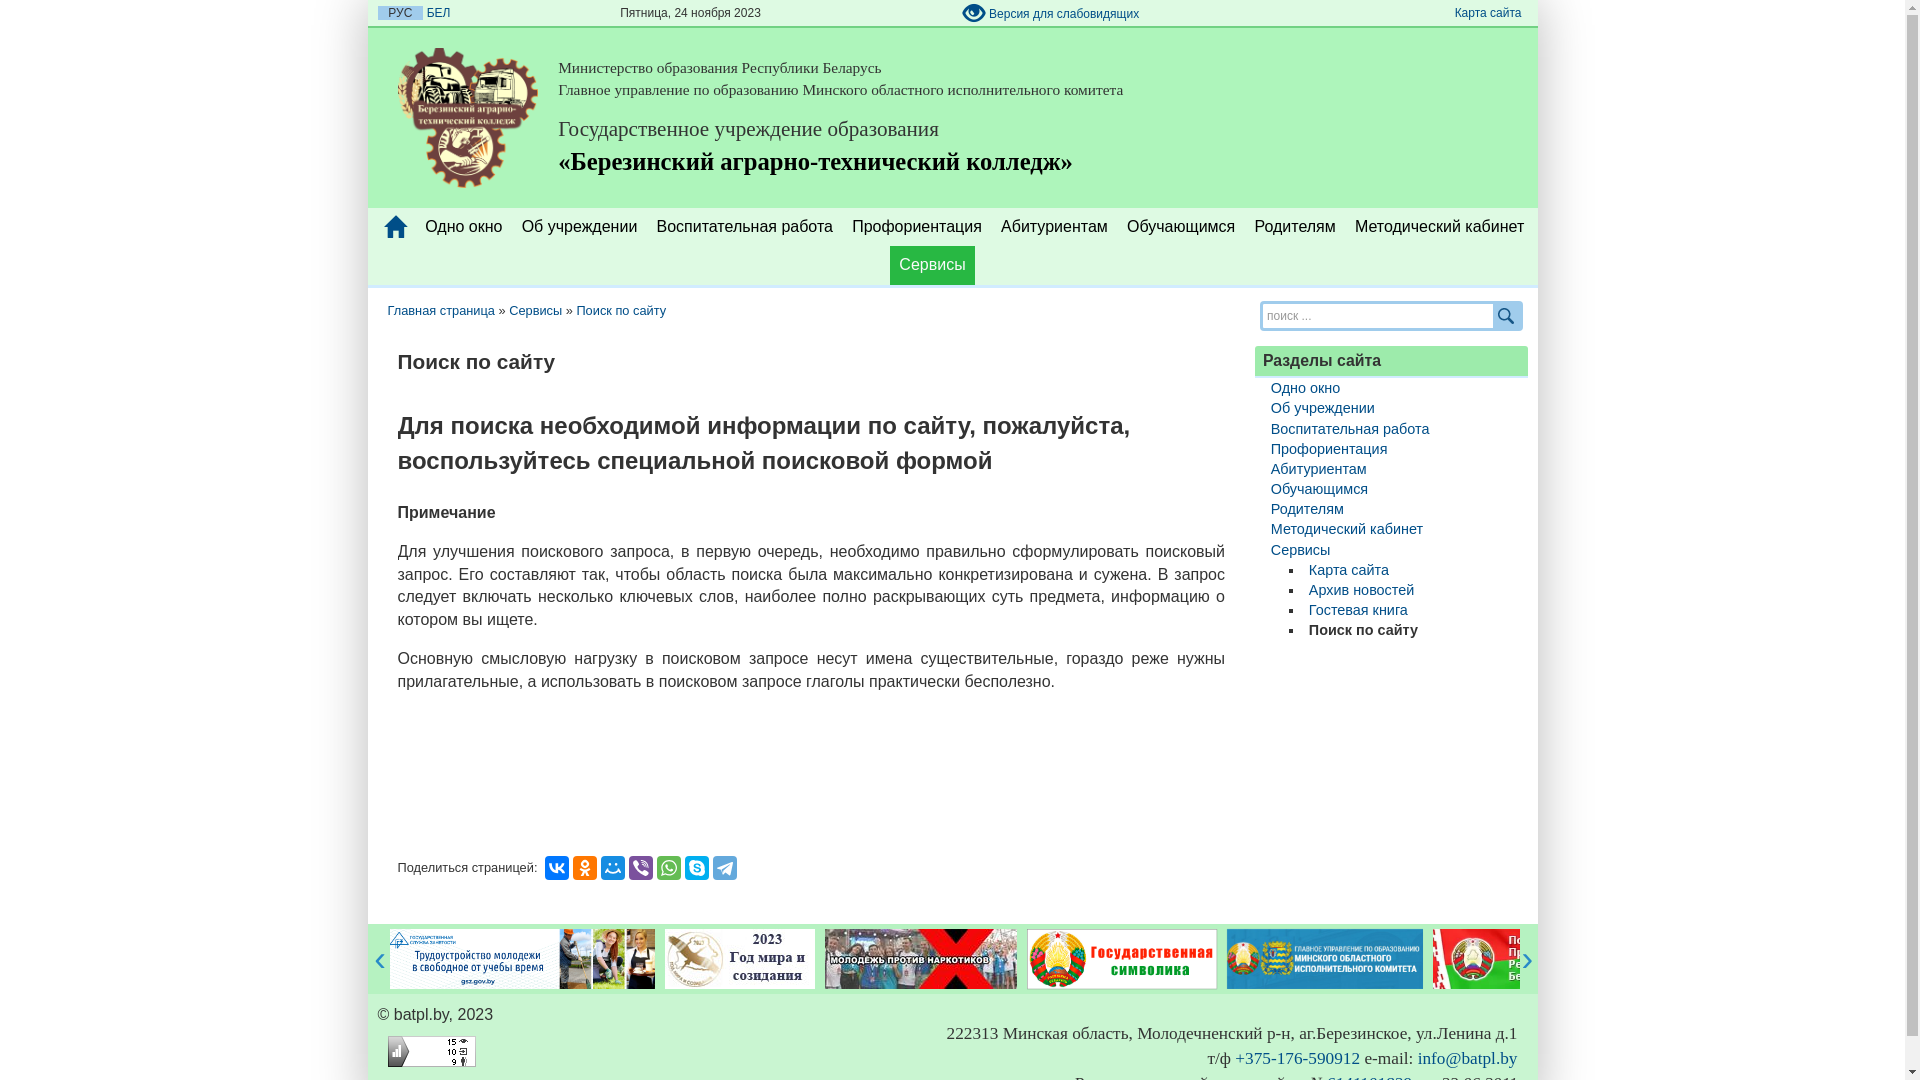 This screenshot has width=1920, height=1080. What do you see at coordinates (641, 866) in the screenshot?
I see `'Viber'` at bounding box center [641, 866].